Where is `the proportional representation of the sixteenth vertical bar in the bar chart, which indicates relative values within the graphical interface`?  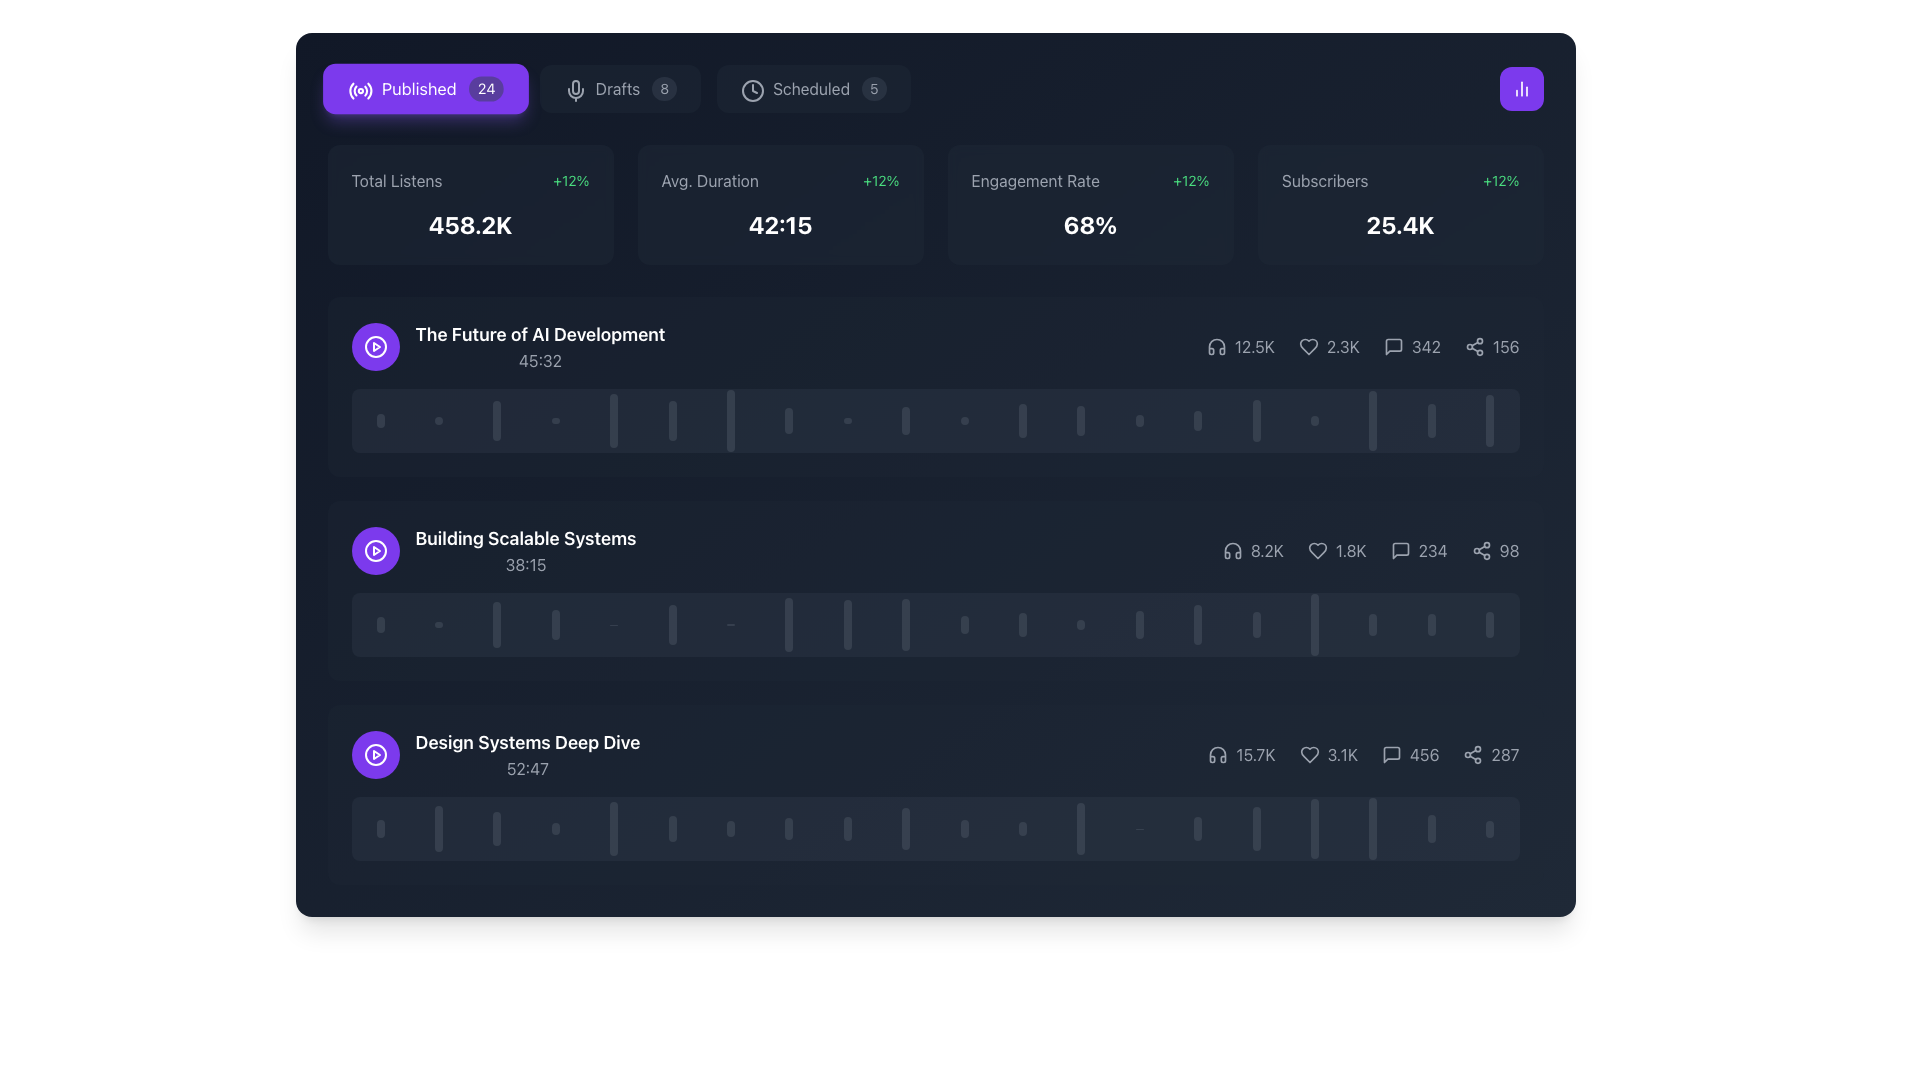 the proportional representation of the sixteenth vertical bar in the bar chart, which indicates relative values within the graphical interface is located at coordinates (1255, 419).